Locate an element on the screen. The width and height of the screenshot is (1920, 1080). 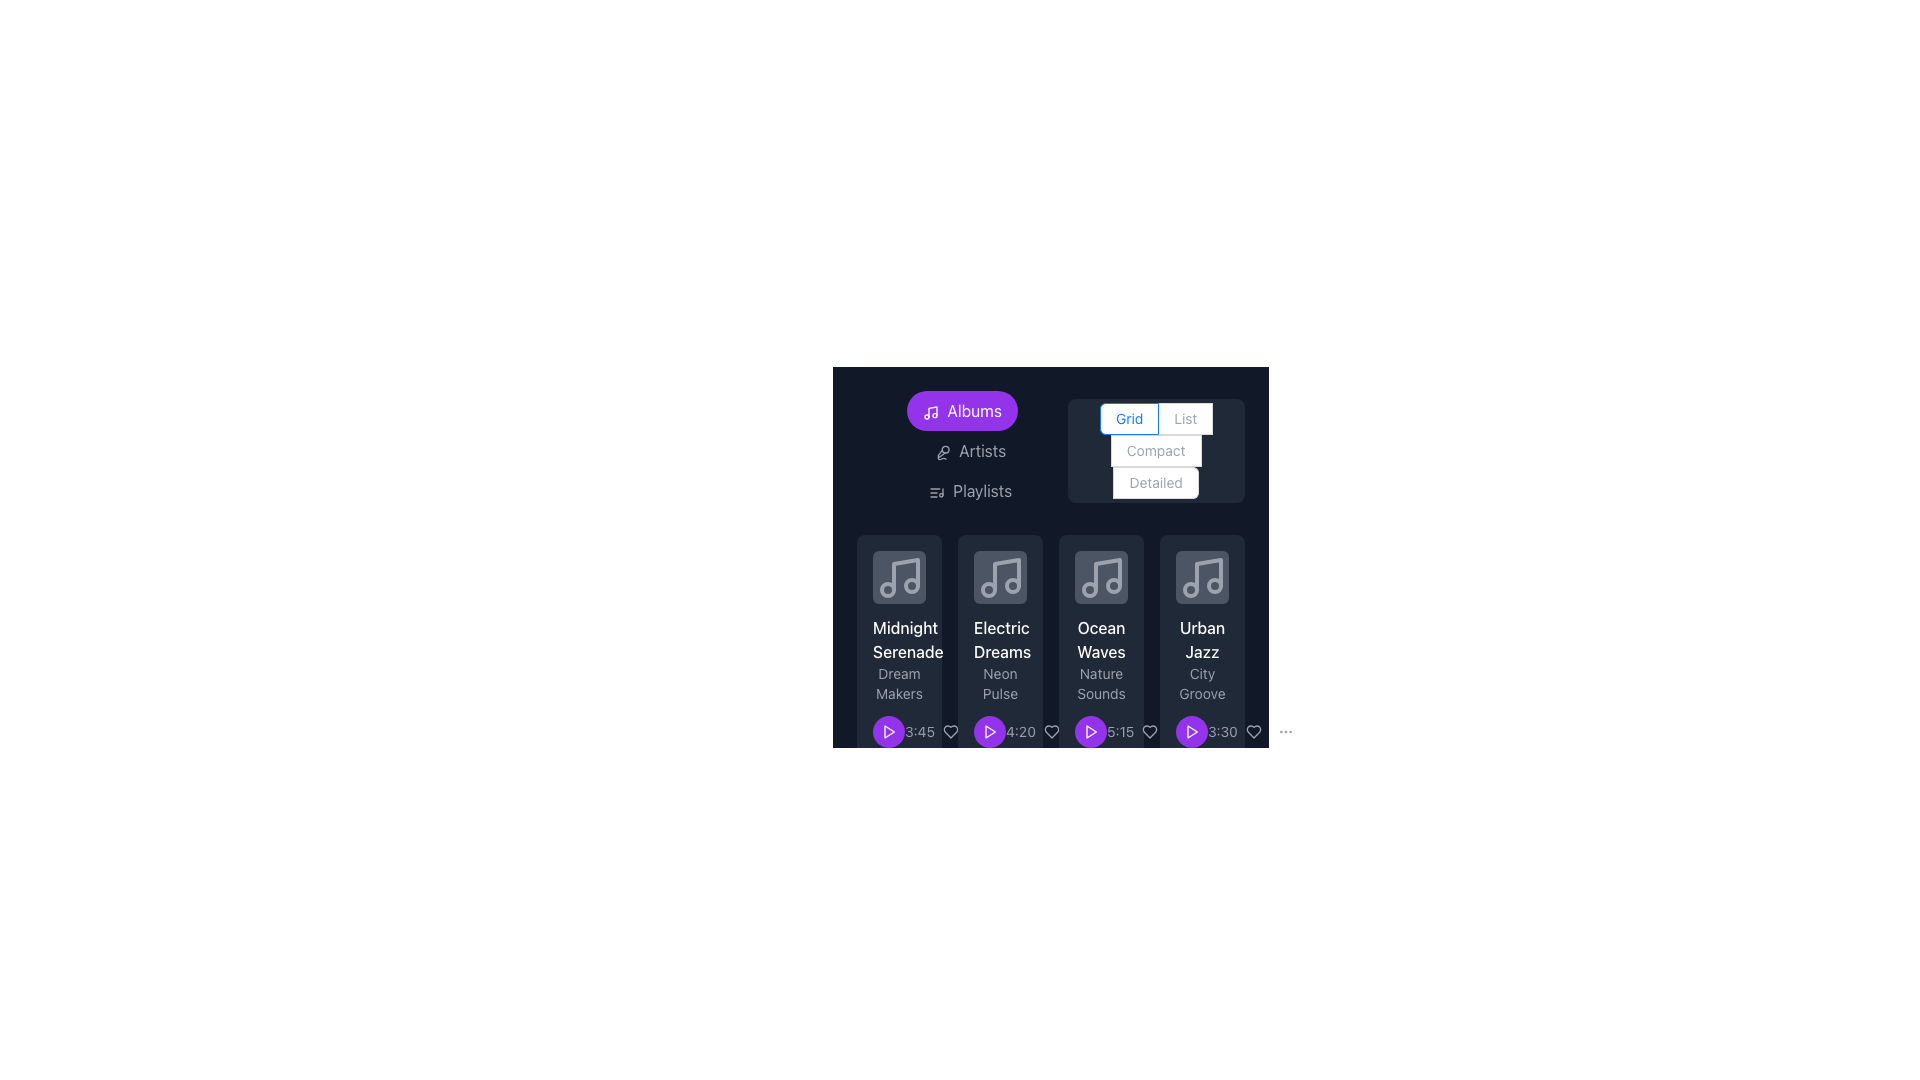
the circular heart-shaped button with a transparent background located at the bottom-right corner of the 'Urban Jazz' card is located at coordinates (1252, 732).